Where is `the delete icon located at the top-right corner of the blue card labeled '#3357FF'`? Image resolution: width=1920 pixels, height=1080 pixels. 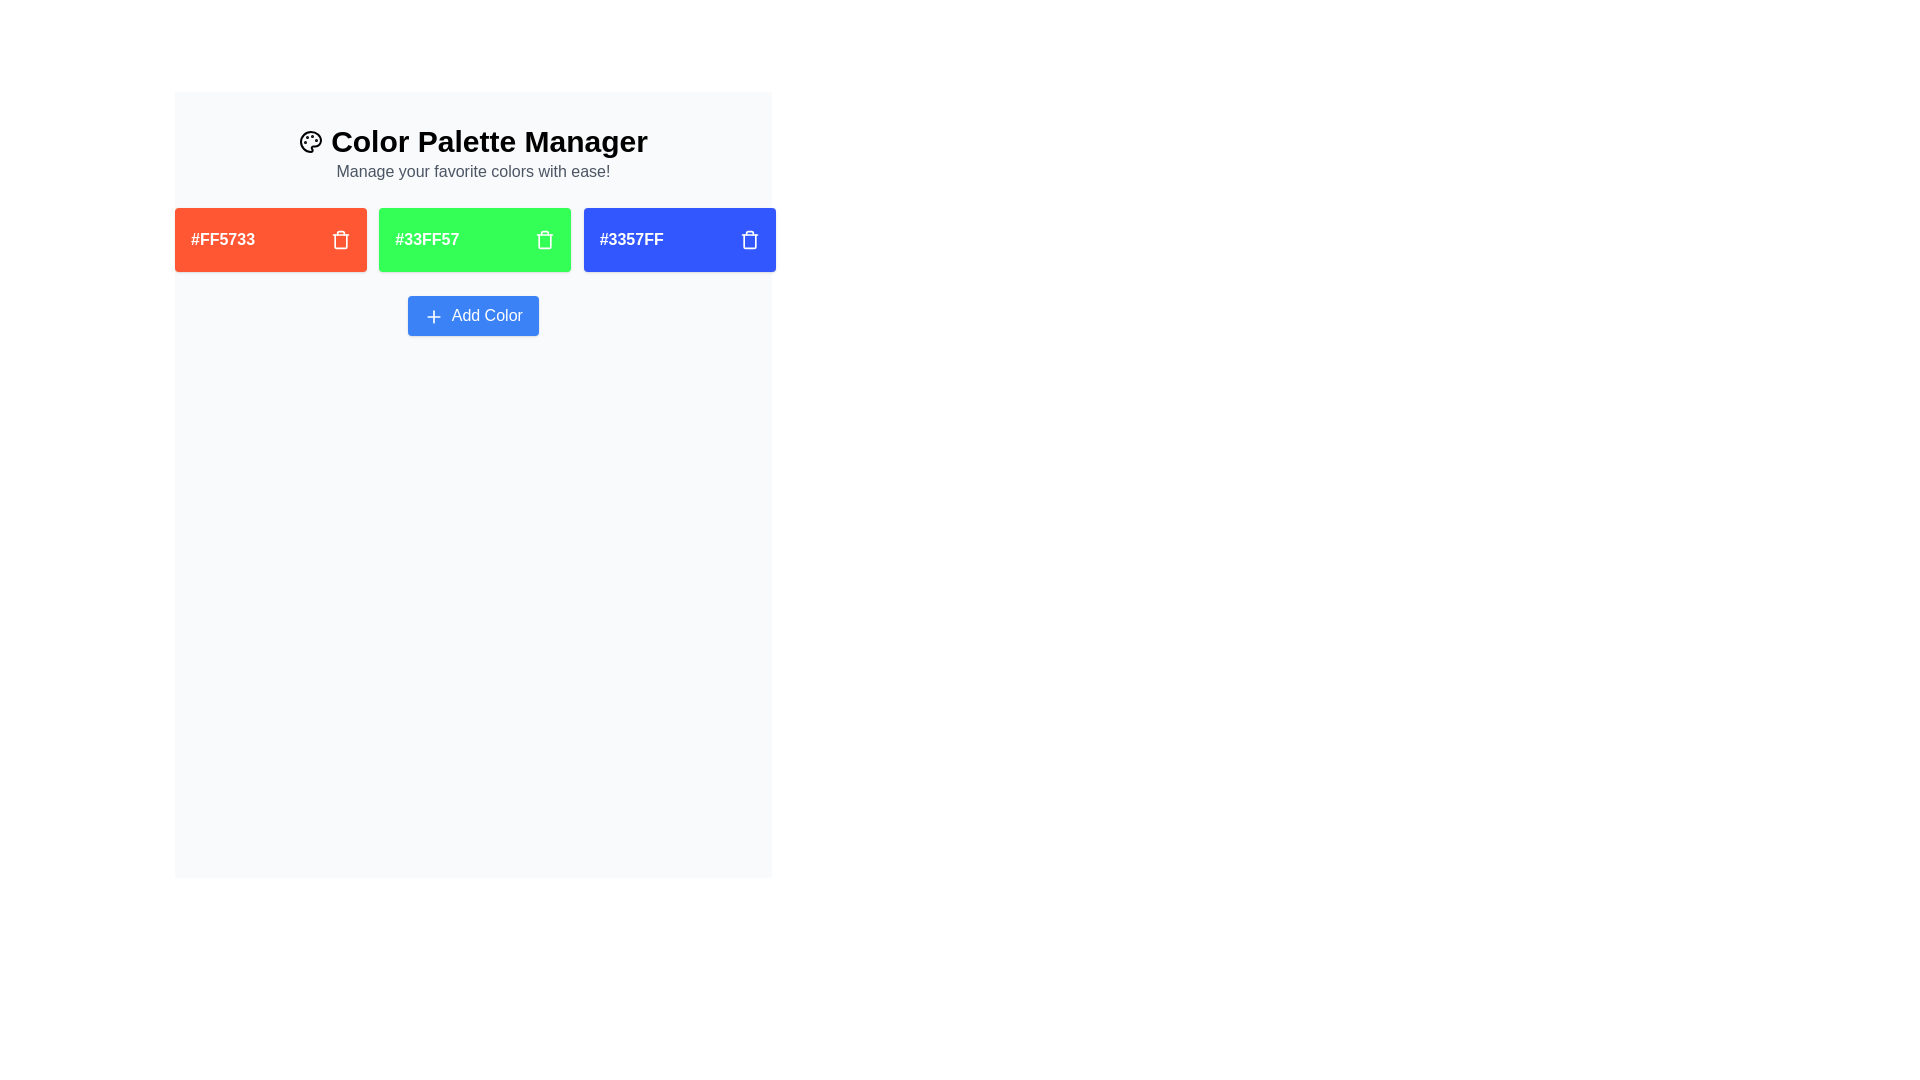
the delete icon located at the top-right corner of the blue card labeled '#3357FF' is located at coordinates (748, 238).